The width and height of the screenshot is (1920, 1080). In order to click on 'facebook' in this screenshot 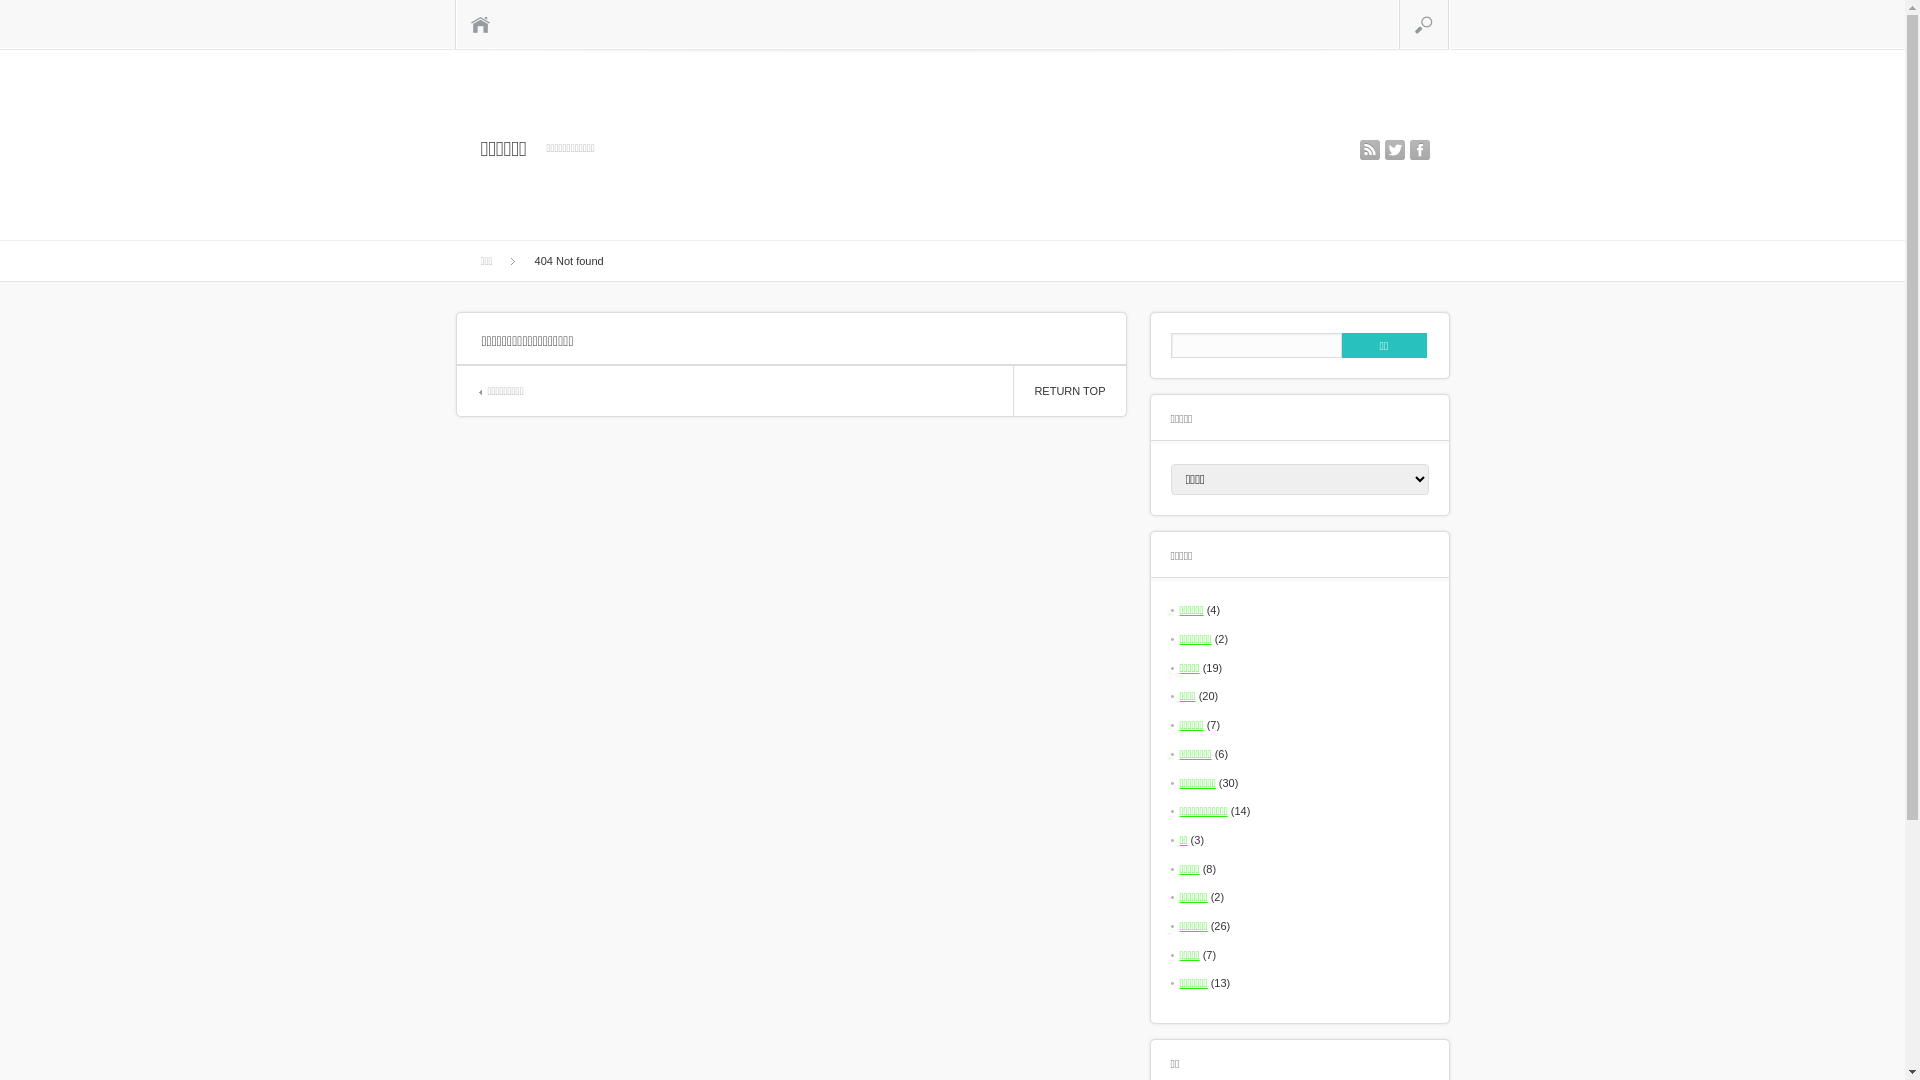, I will do `click(1419, 149)`.